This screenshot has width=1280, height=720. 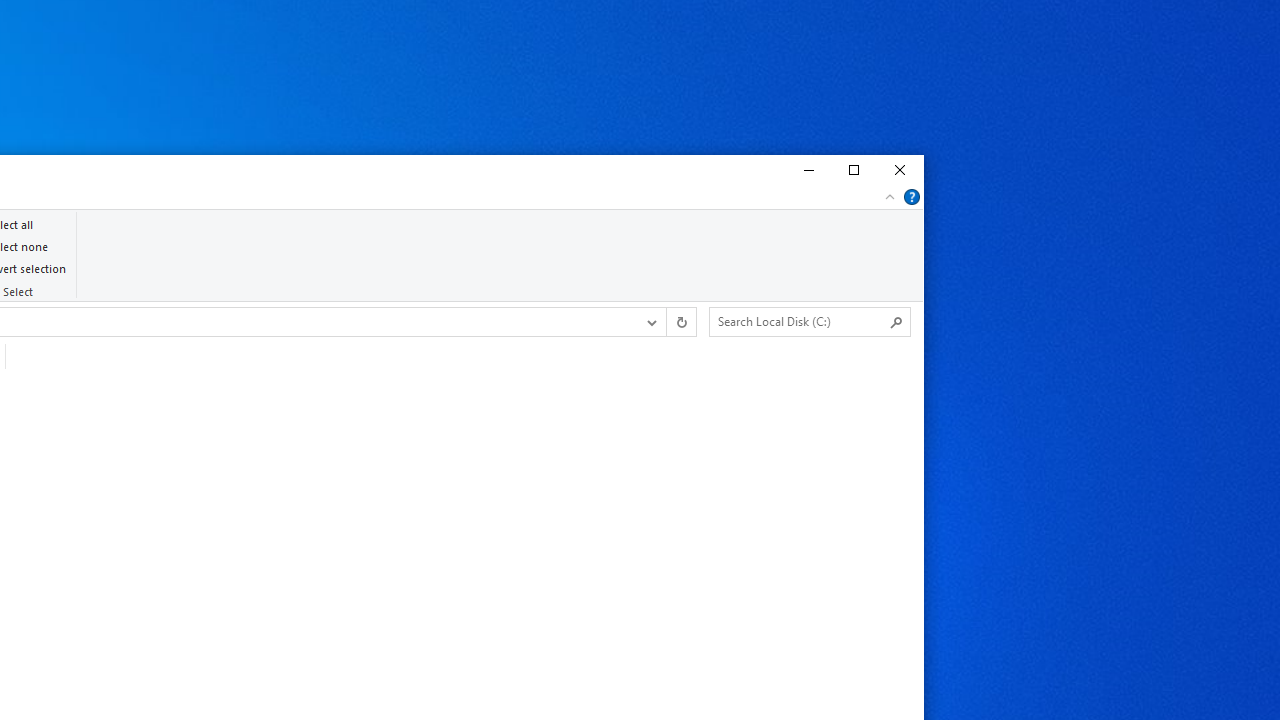 What do you see at coordinates (911, 196) in the screenshot?
I see `'Help'` at bounding box center [911, 196].